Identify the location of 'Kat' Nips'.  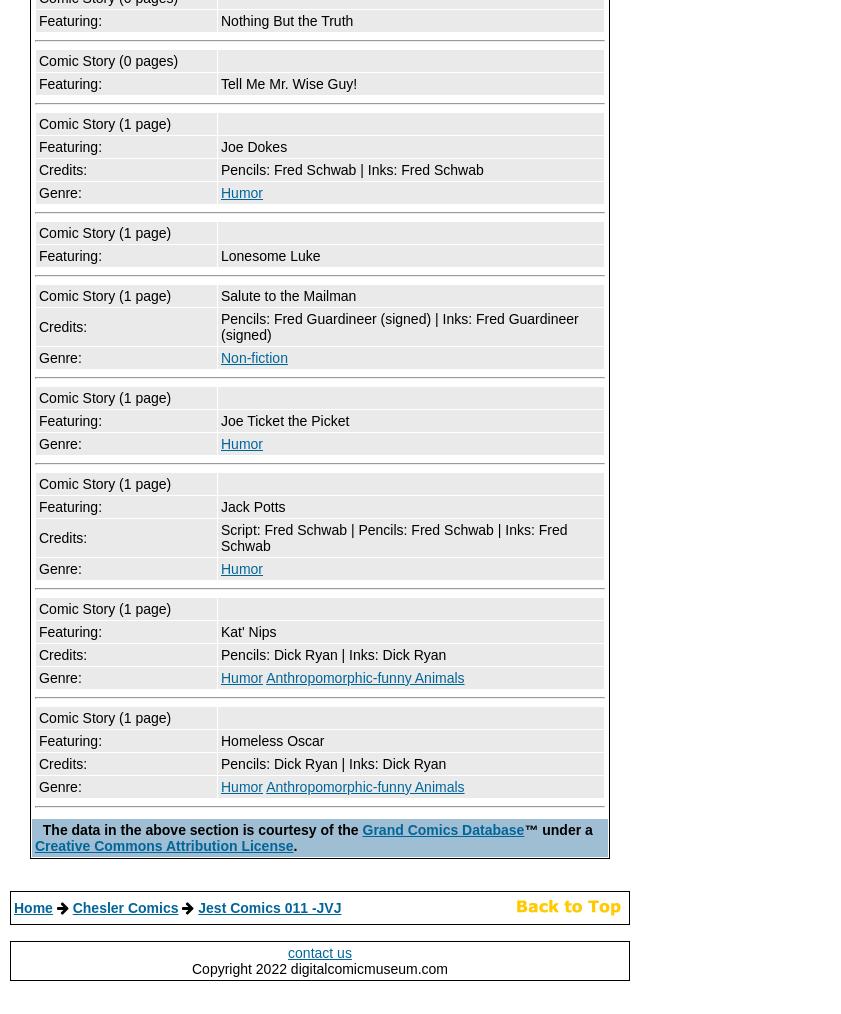
(247, 632).